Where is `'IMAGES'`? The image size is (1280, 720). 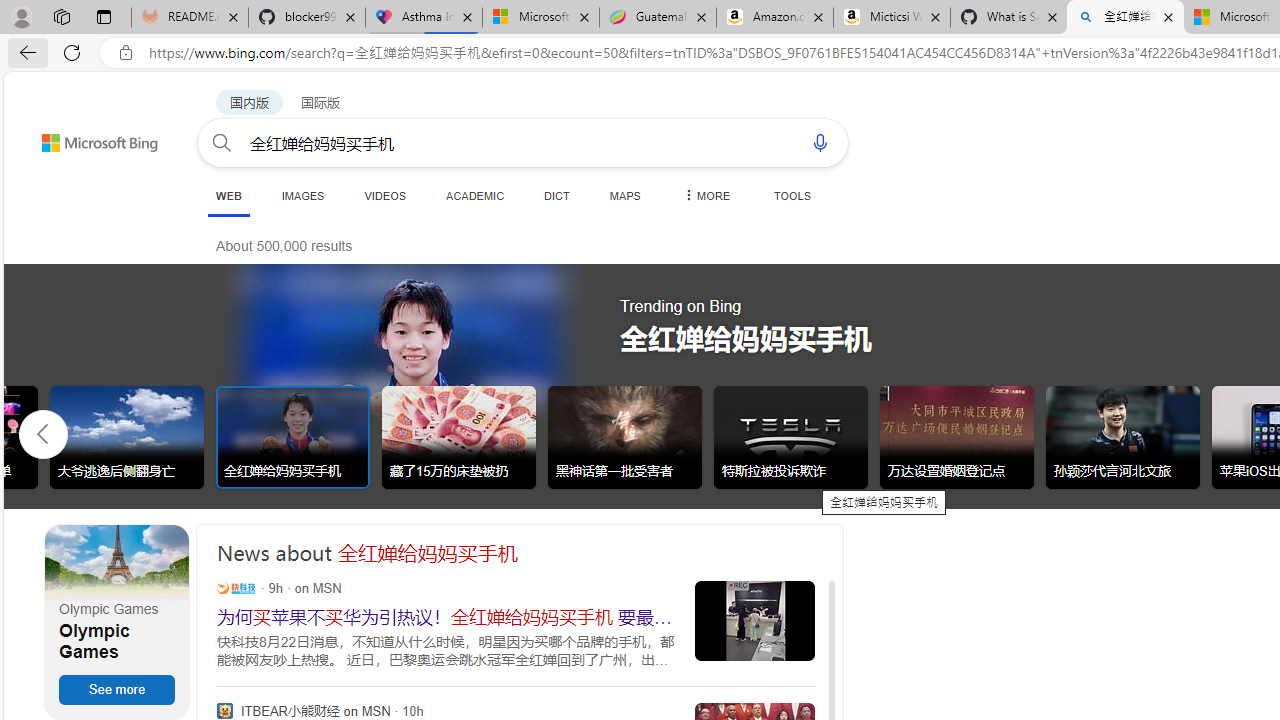
'IMAGES' is located at coordinates (301, 195).